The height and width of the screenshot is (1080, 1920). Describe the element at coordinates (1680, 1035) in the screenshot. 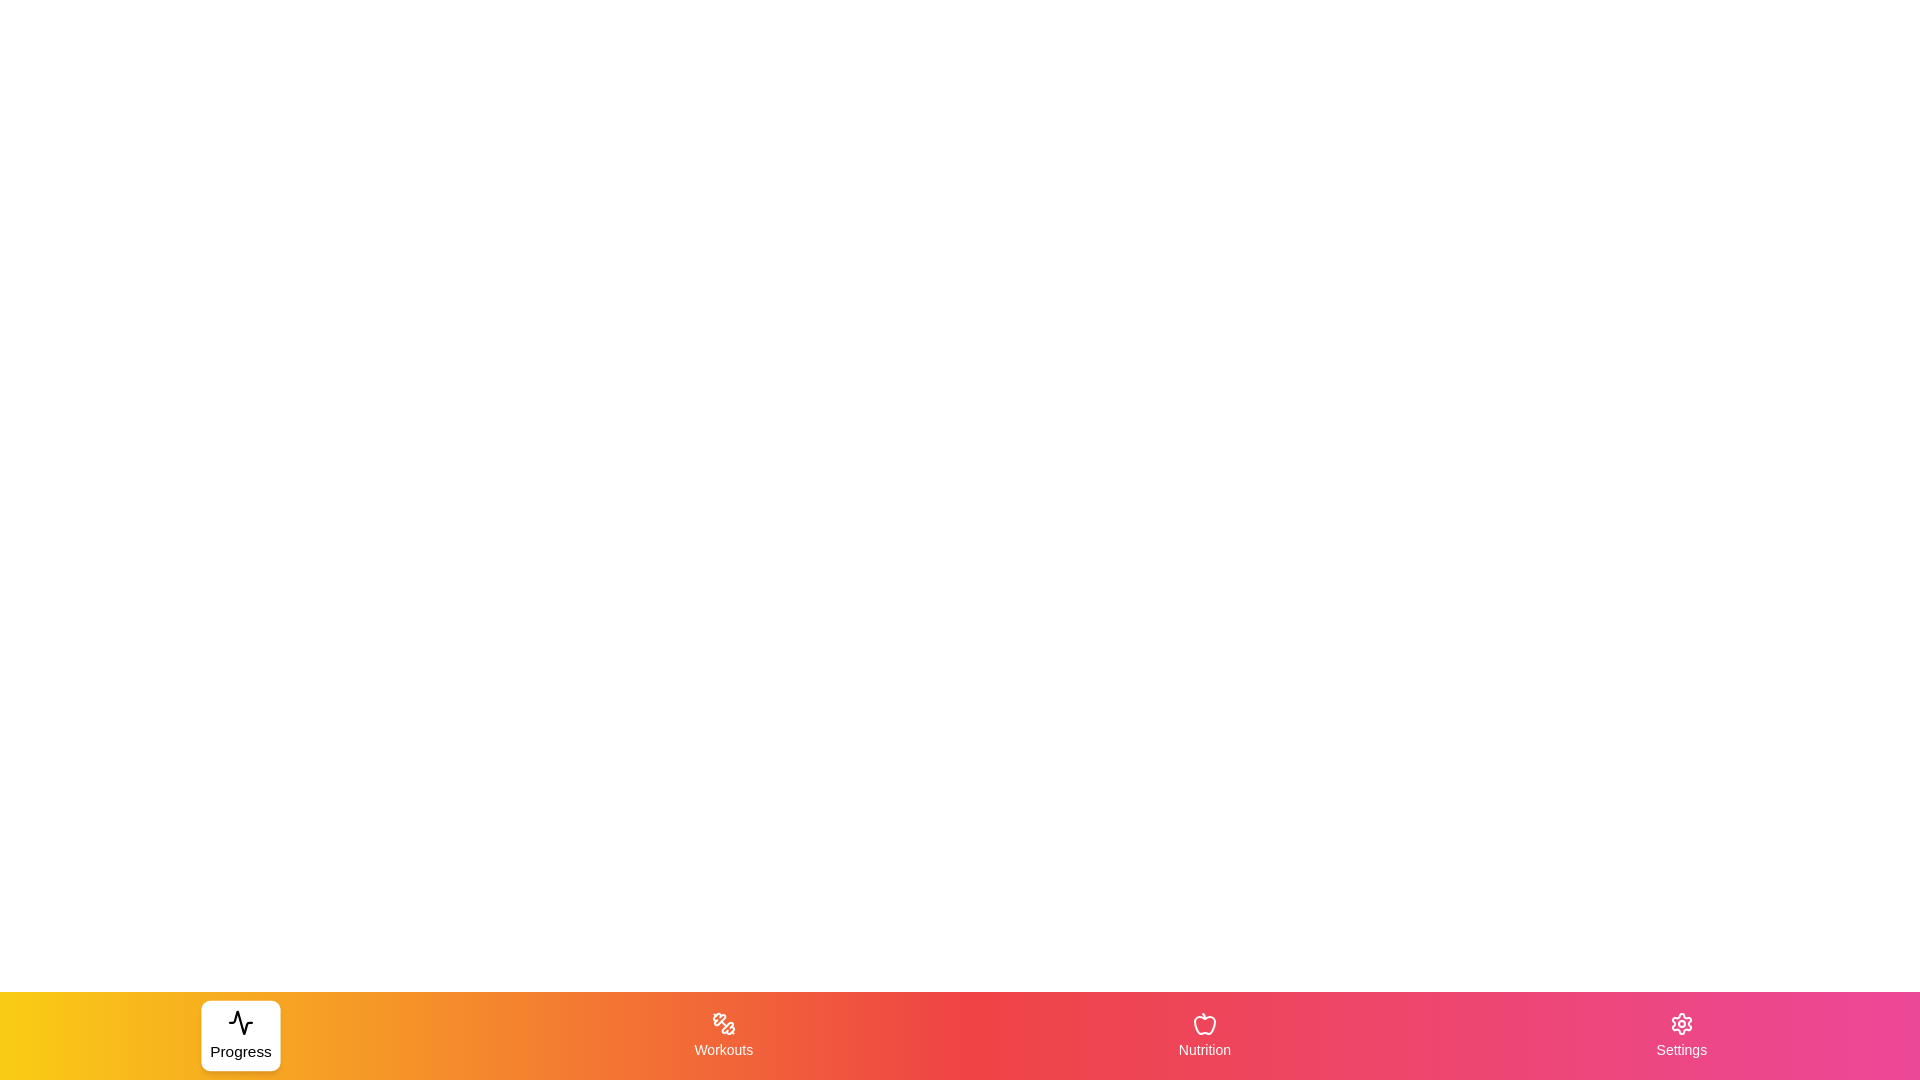

I see `the tab labeled Settings` at that location.